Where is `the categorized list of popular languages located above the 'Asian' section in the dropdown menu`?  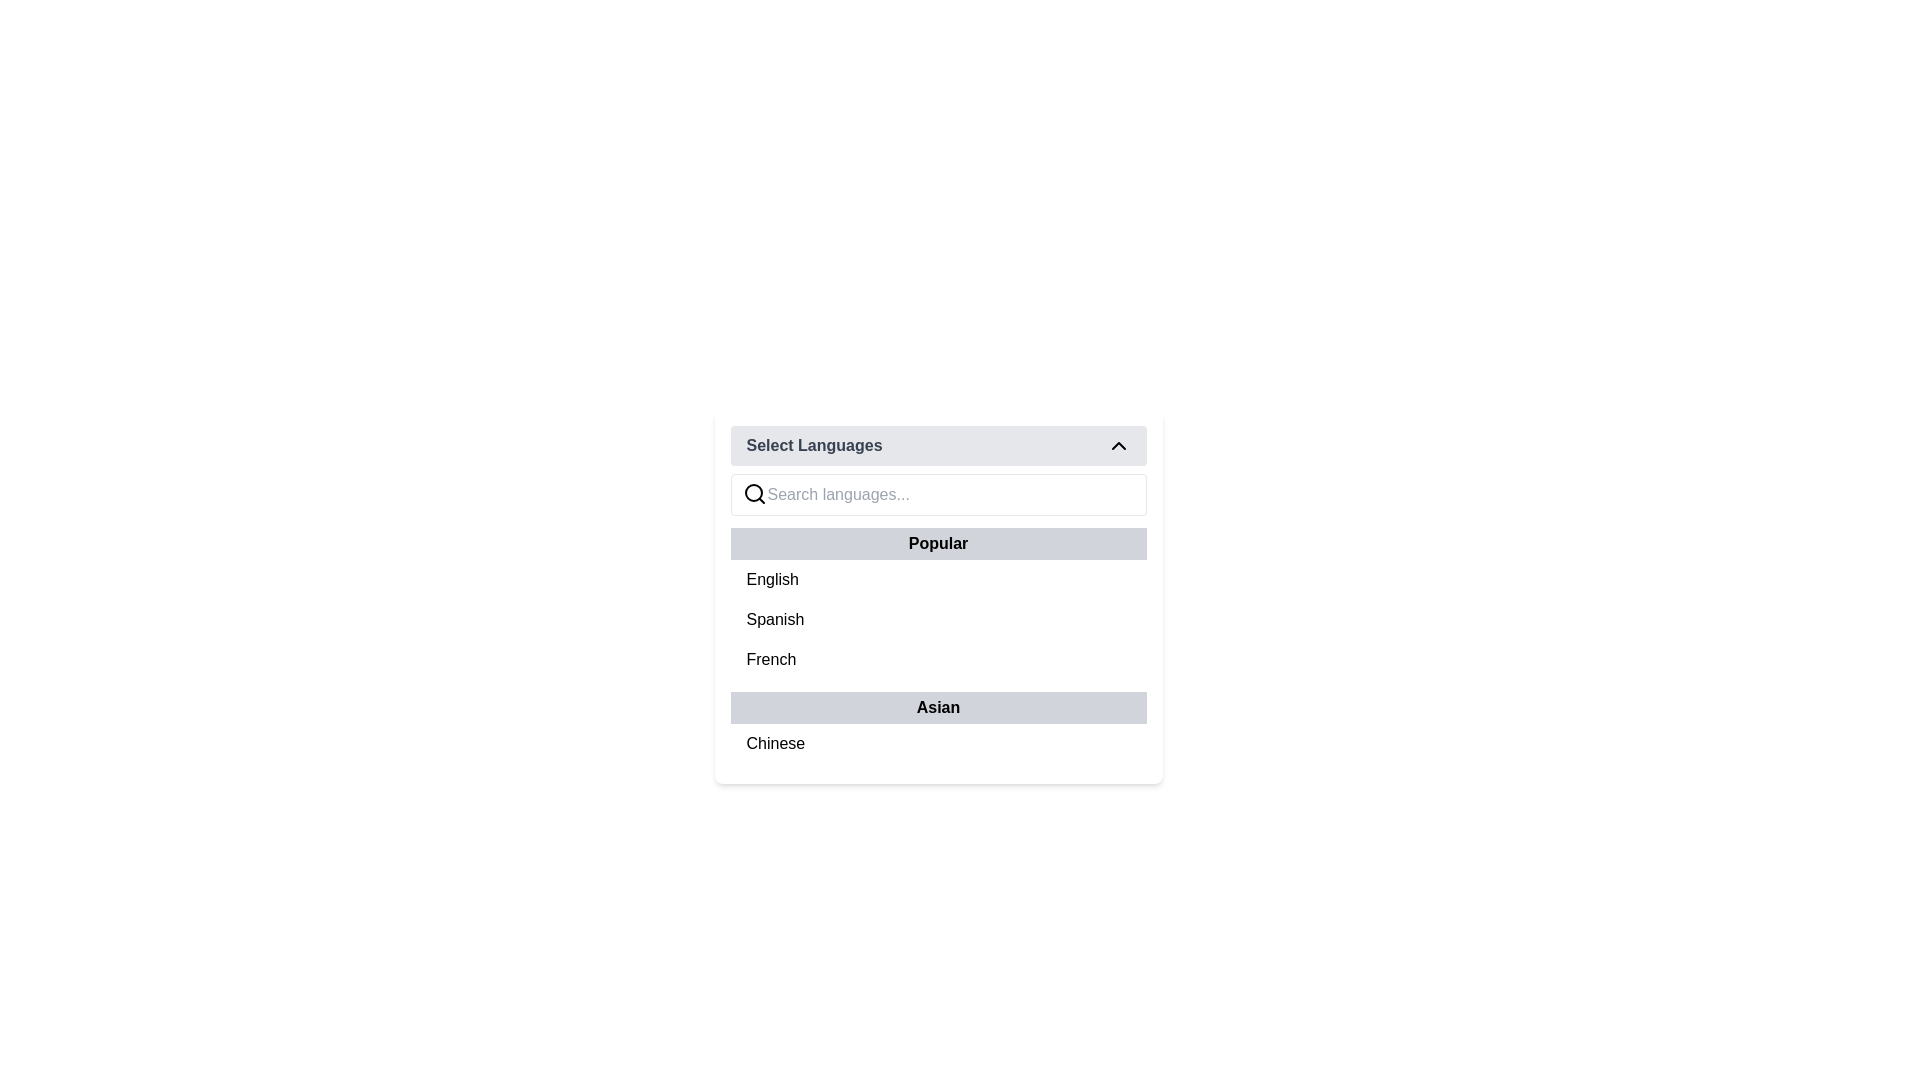 the categorized list of popular languages located above the 'Asian' section in the dropdown menu is located at coordinates (937, 603).